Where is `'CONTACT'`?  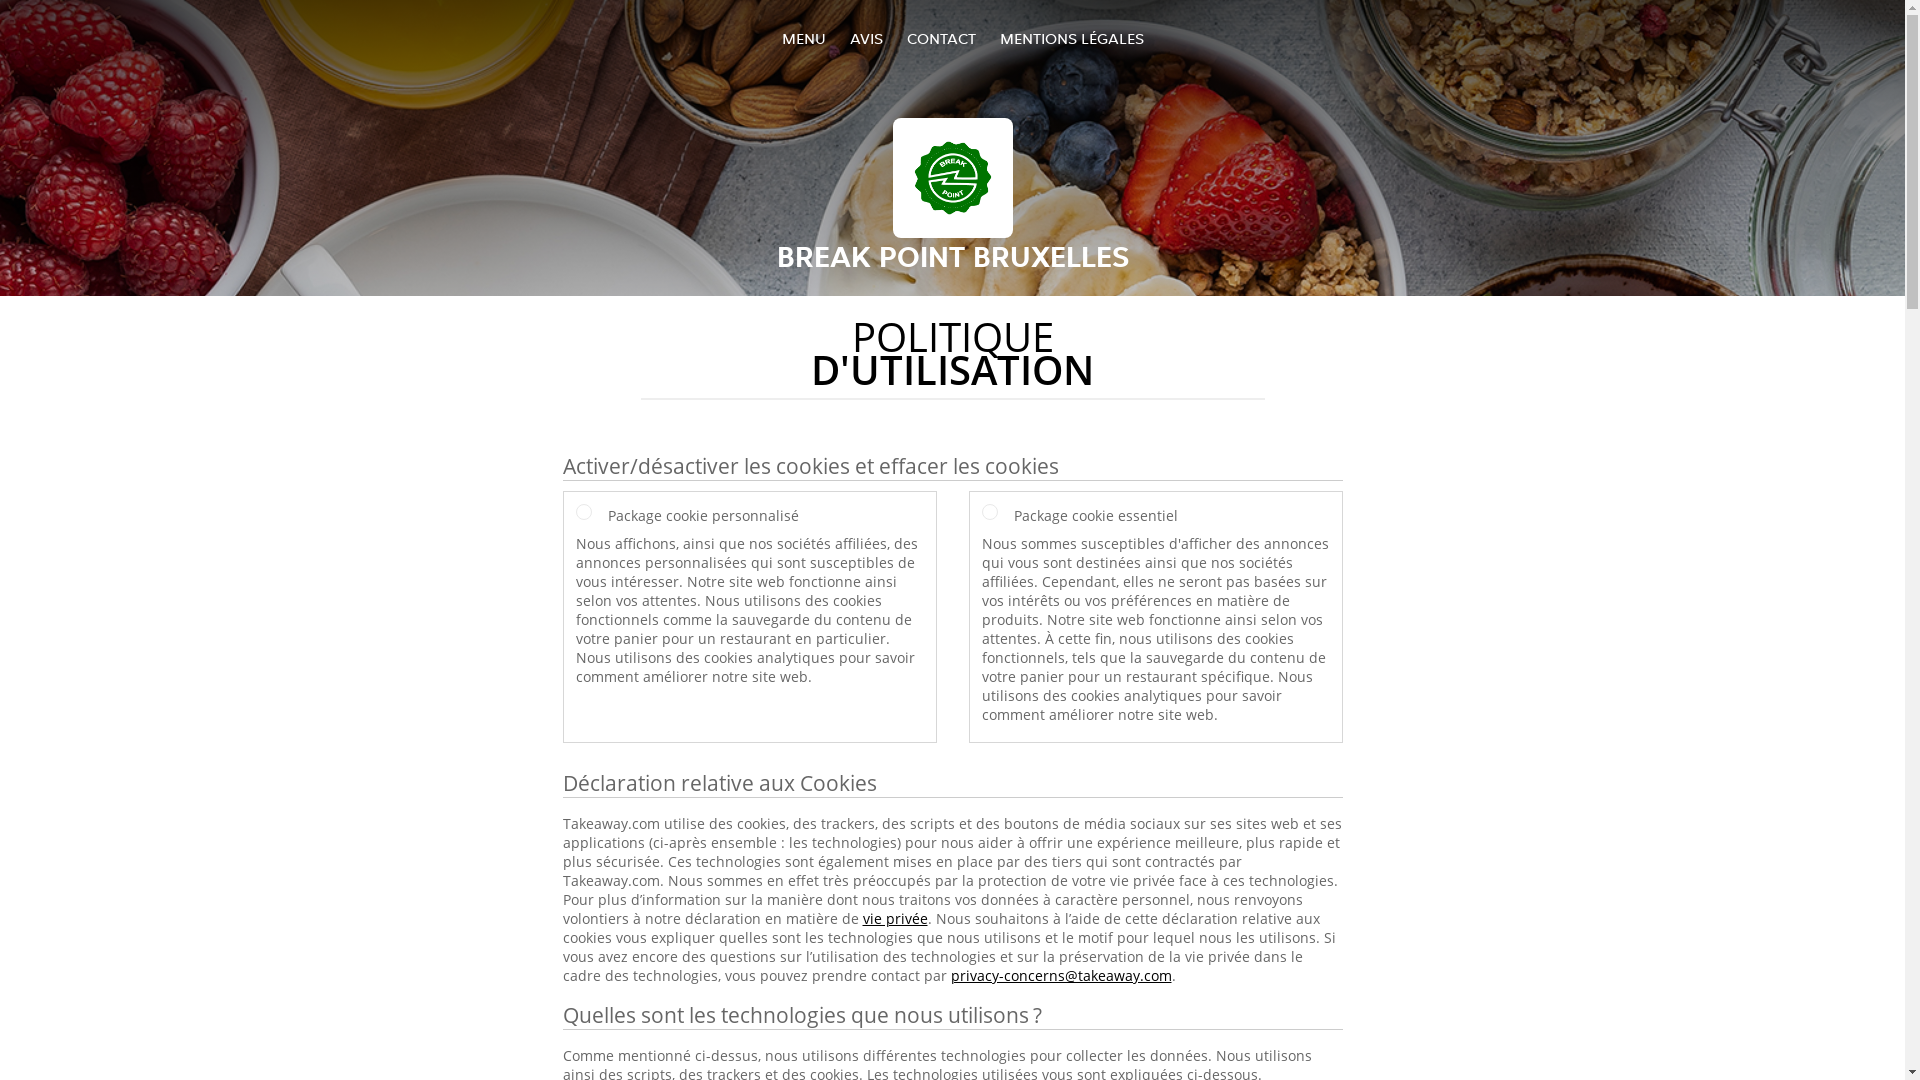 'CONTACT' is located at coordinates (905, 38).